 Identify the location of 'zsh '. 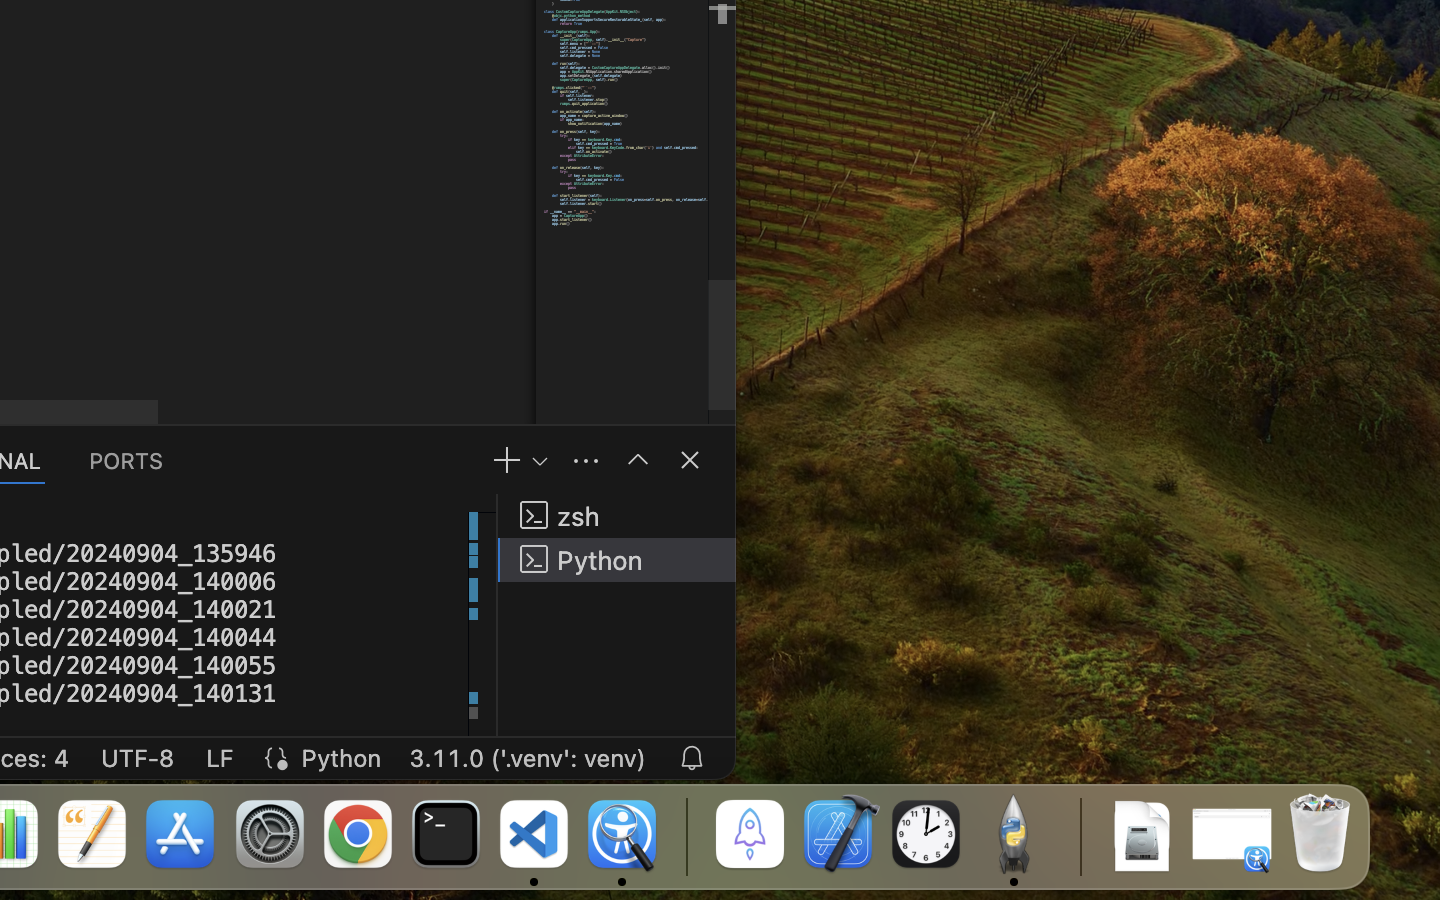
(616, 514).